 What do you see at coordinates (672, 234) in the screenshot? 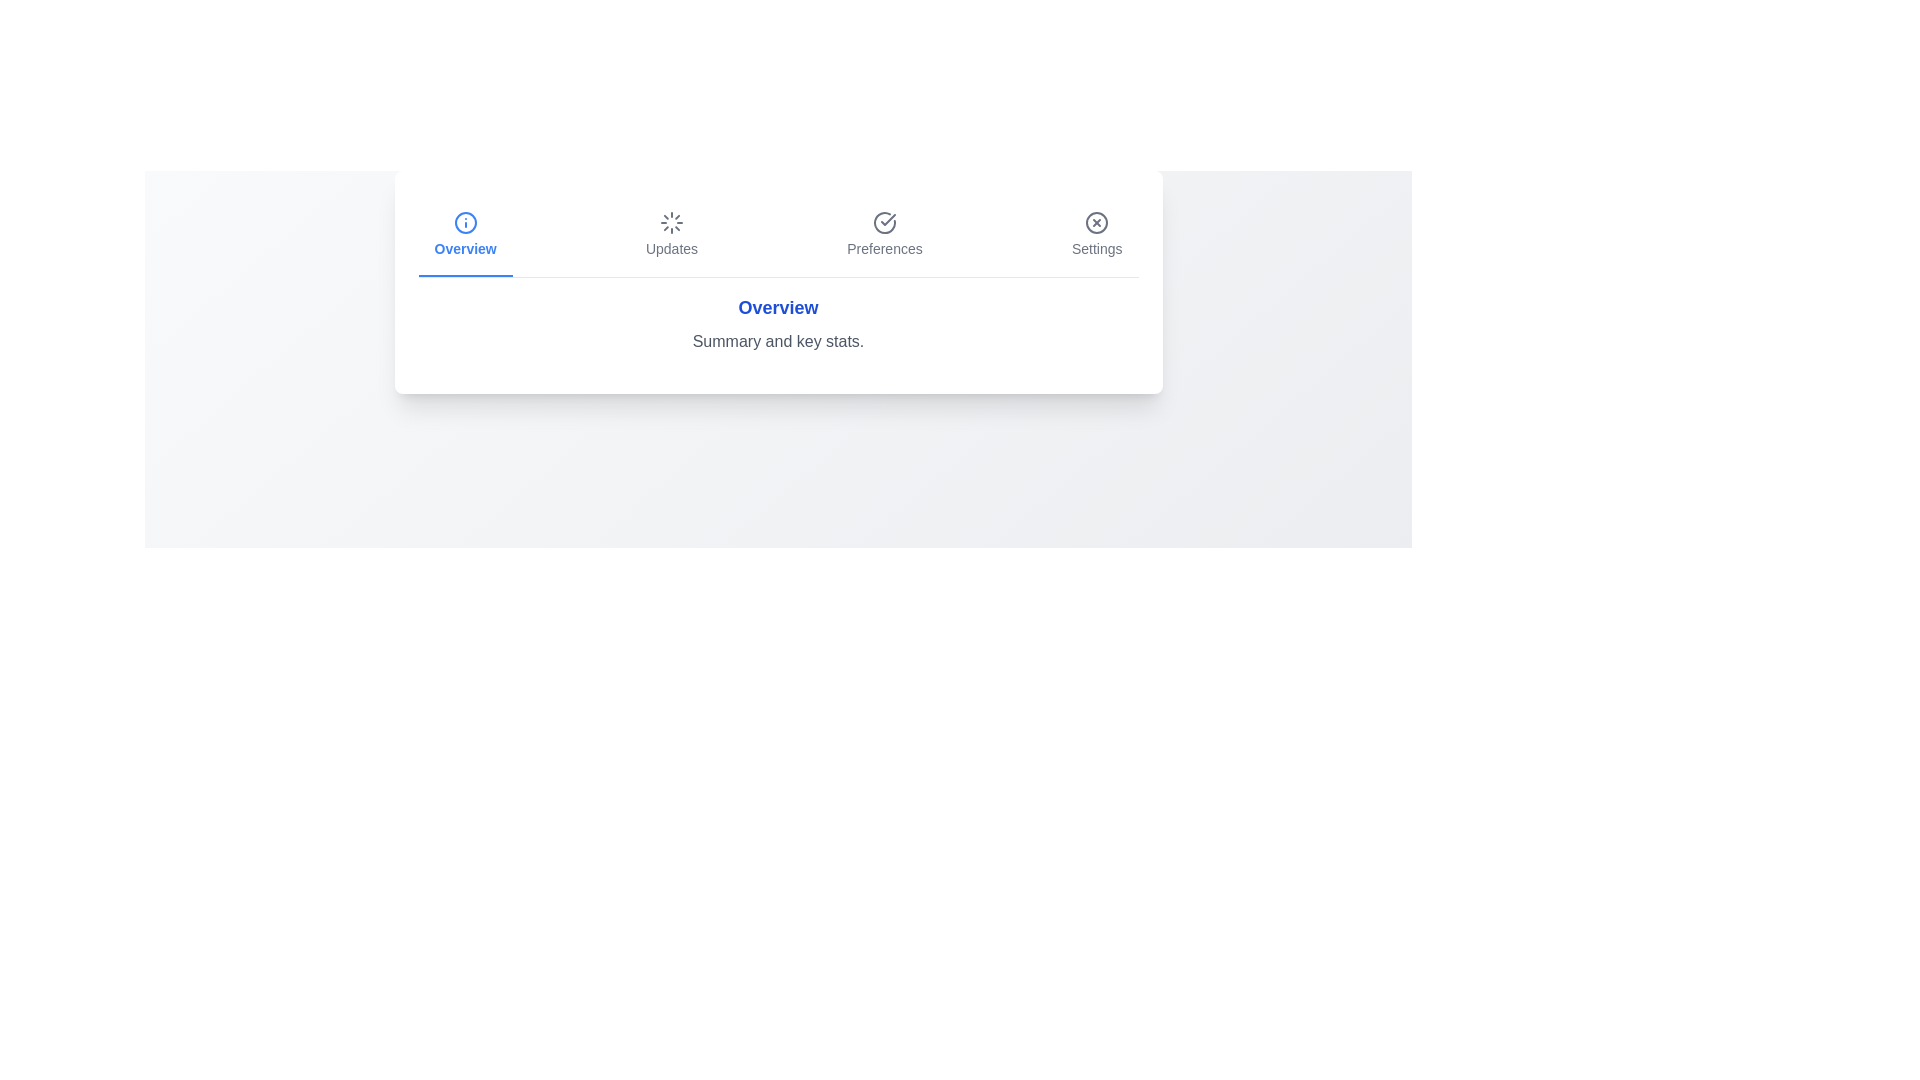
I see `the tab labeled Updates` at bounding box center [672, 234].